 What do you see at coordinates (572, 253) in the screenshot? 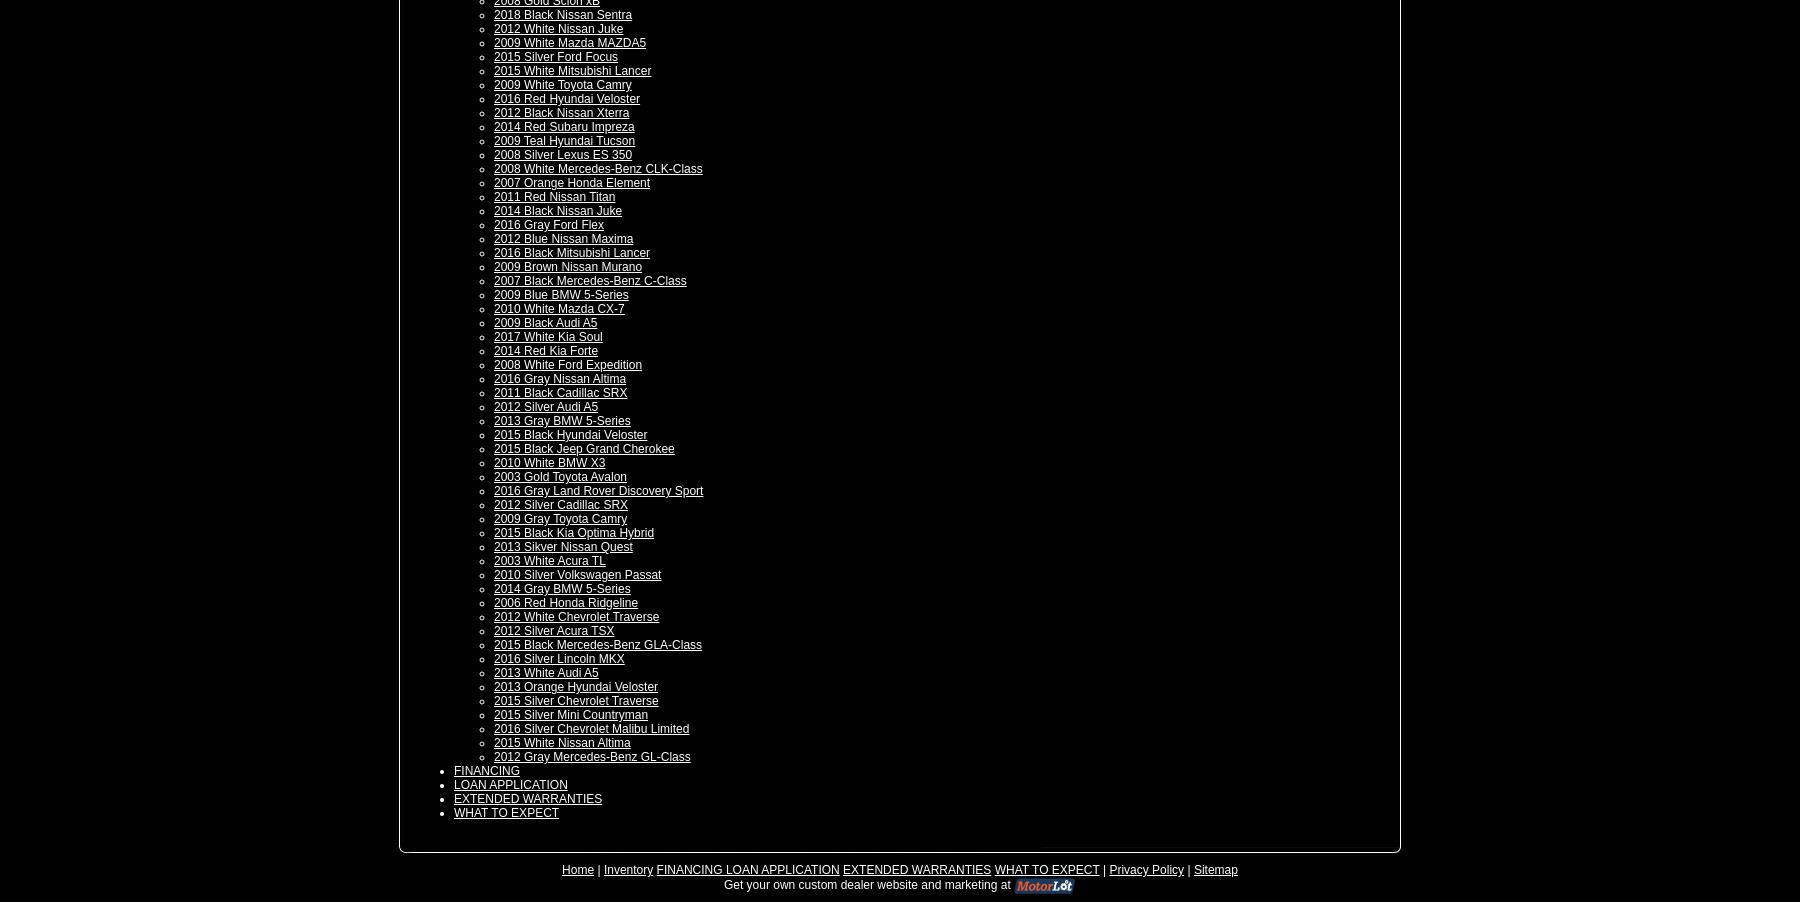
I see `'2016 Black Mitsubishi Lancer'` at bounding box center [572, 253].